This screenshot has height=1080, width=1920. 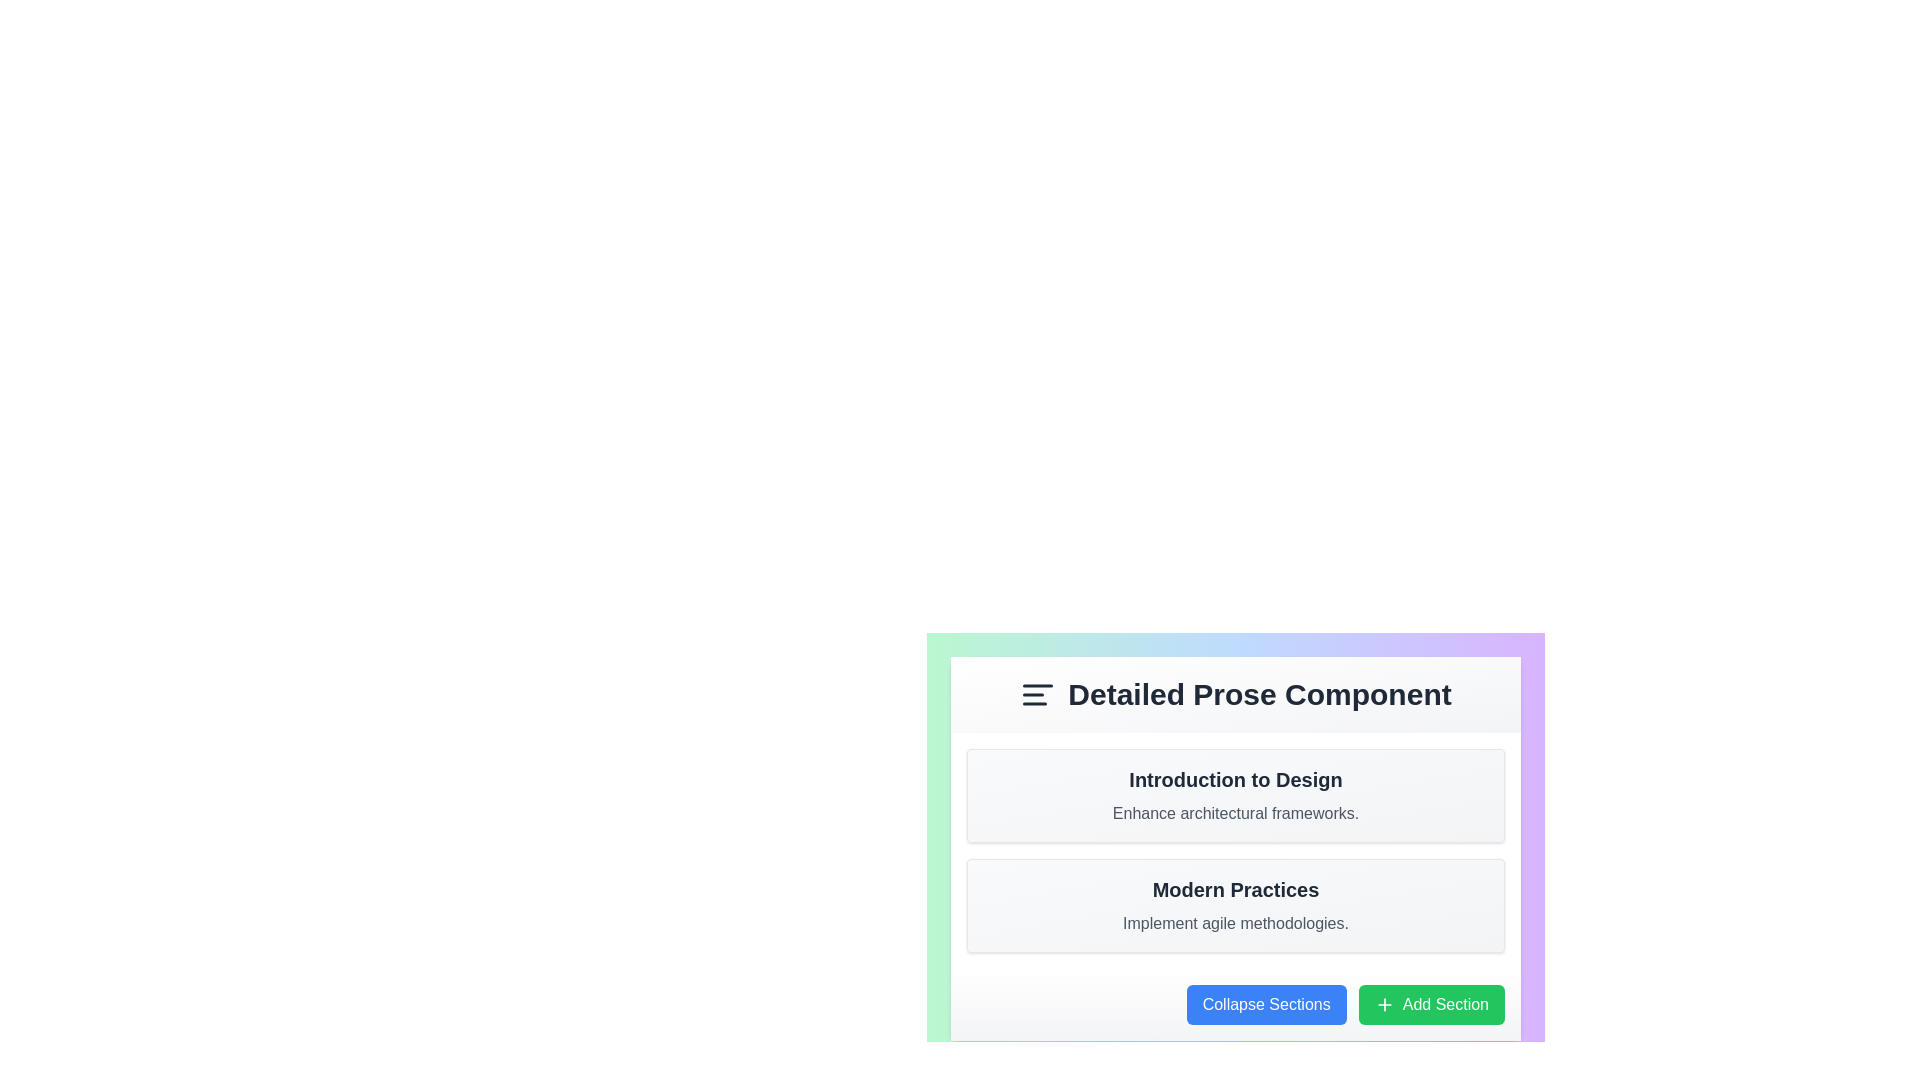 I want to click on the 'Collapse Sections' button on the left side of the horizontal bar at the bottom of the 'Detailed Prose Component', so click(x=1235, y=1005).